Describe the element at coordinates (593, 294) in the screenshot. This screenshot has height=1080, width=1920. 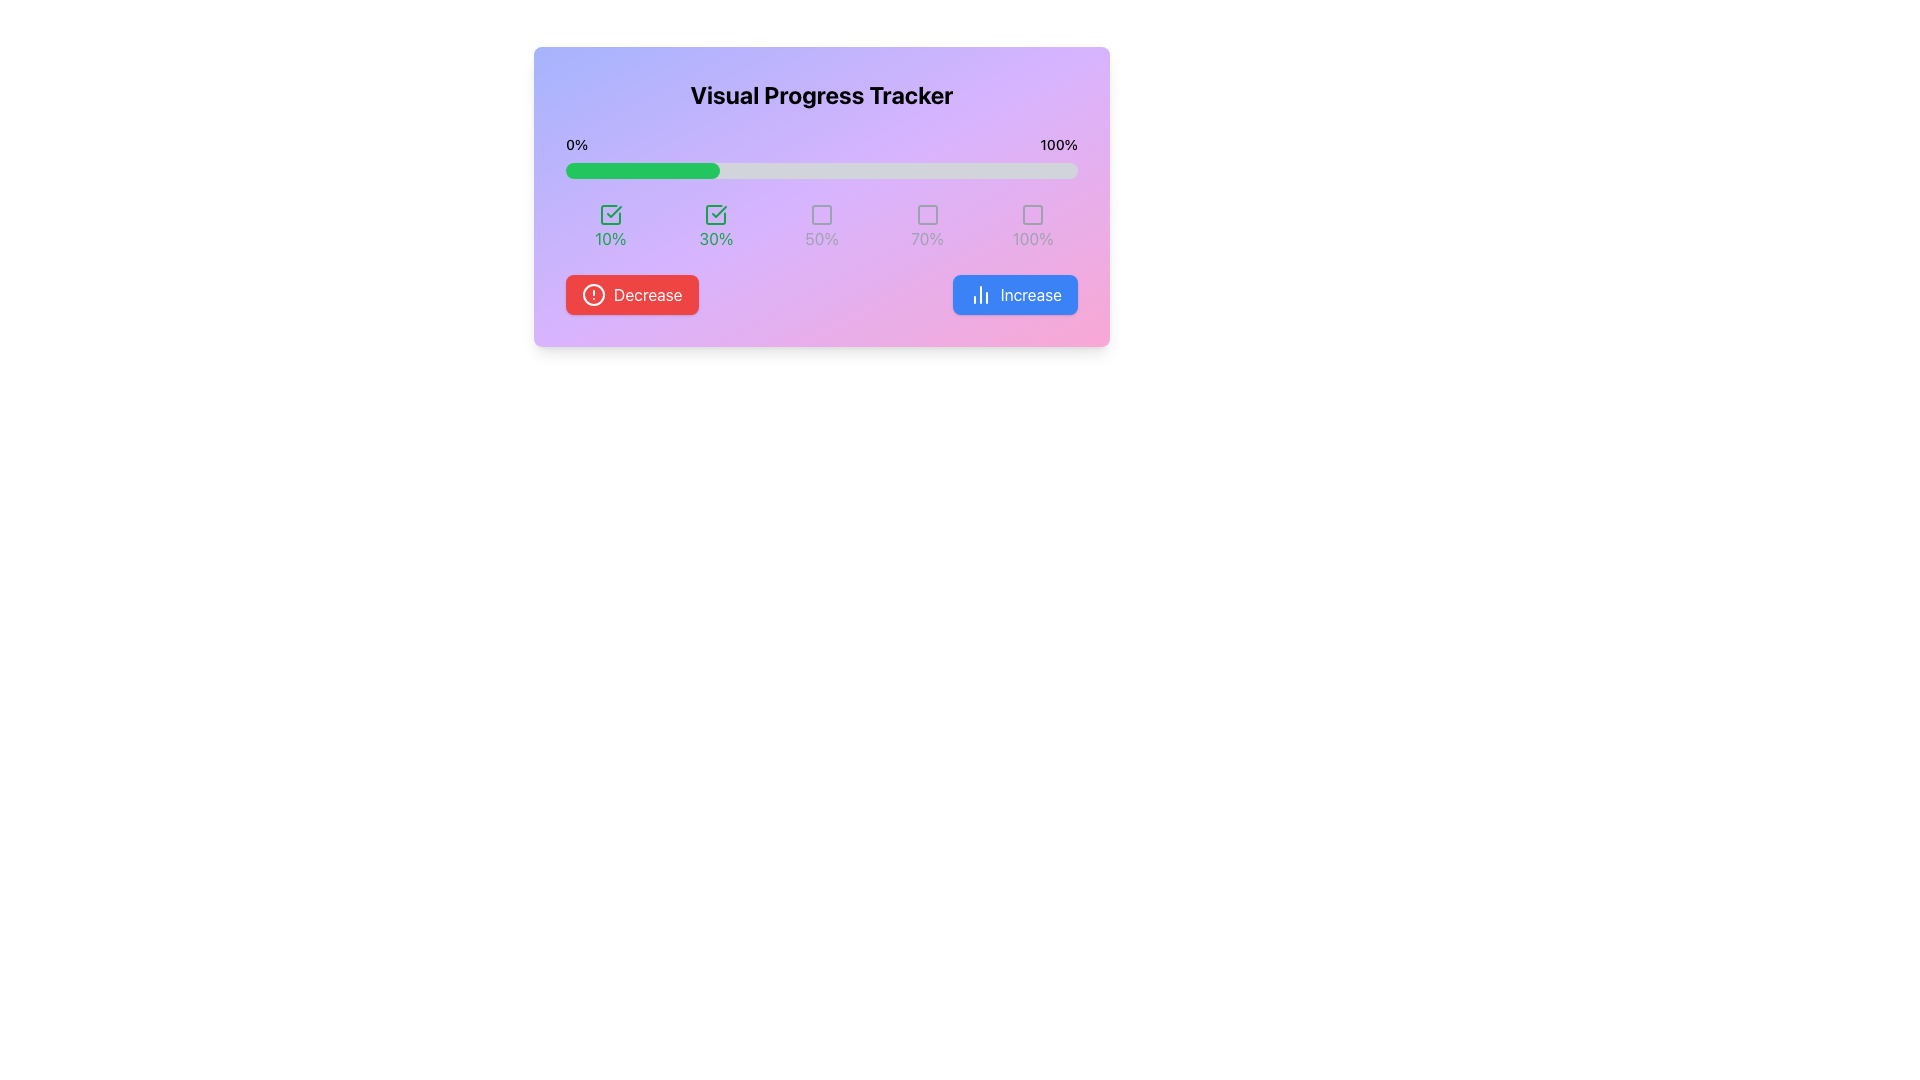
I see `the circular SVG graphic element that represents an alert, located near the bottom left of the interface` at that location.